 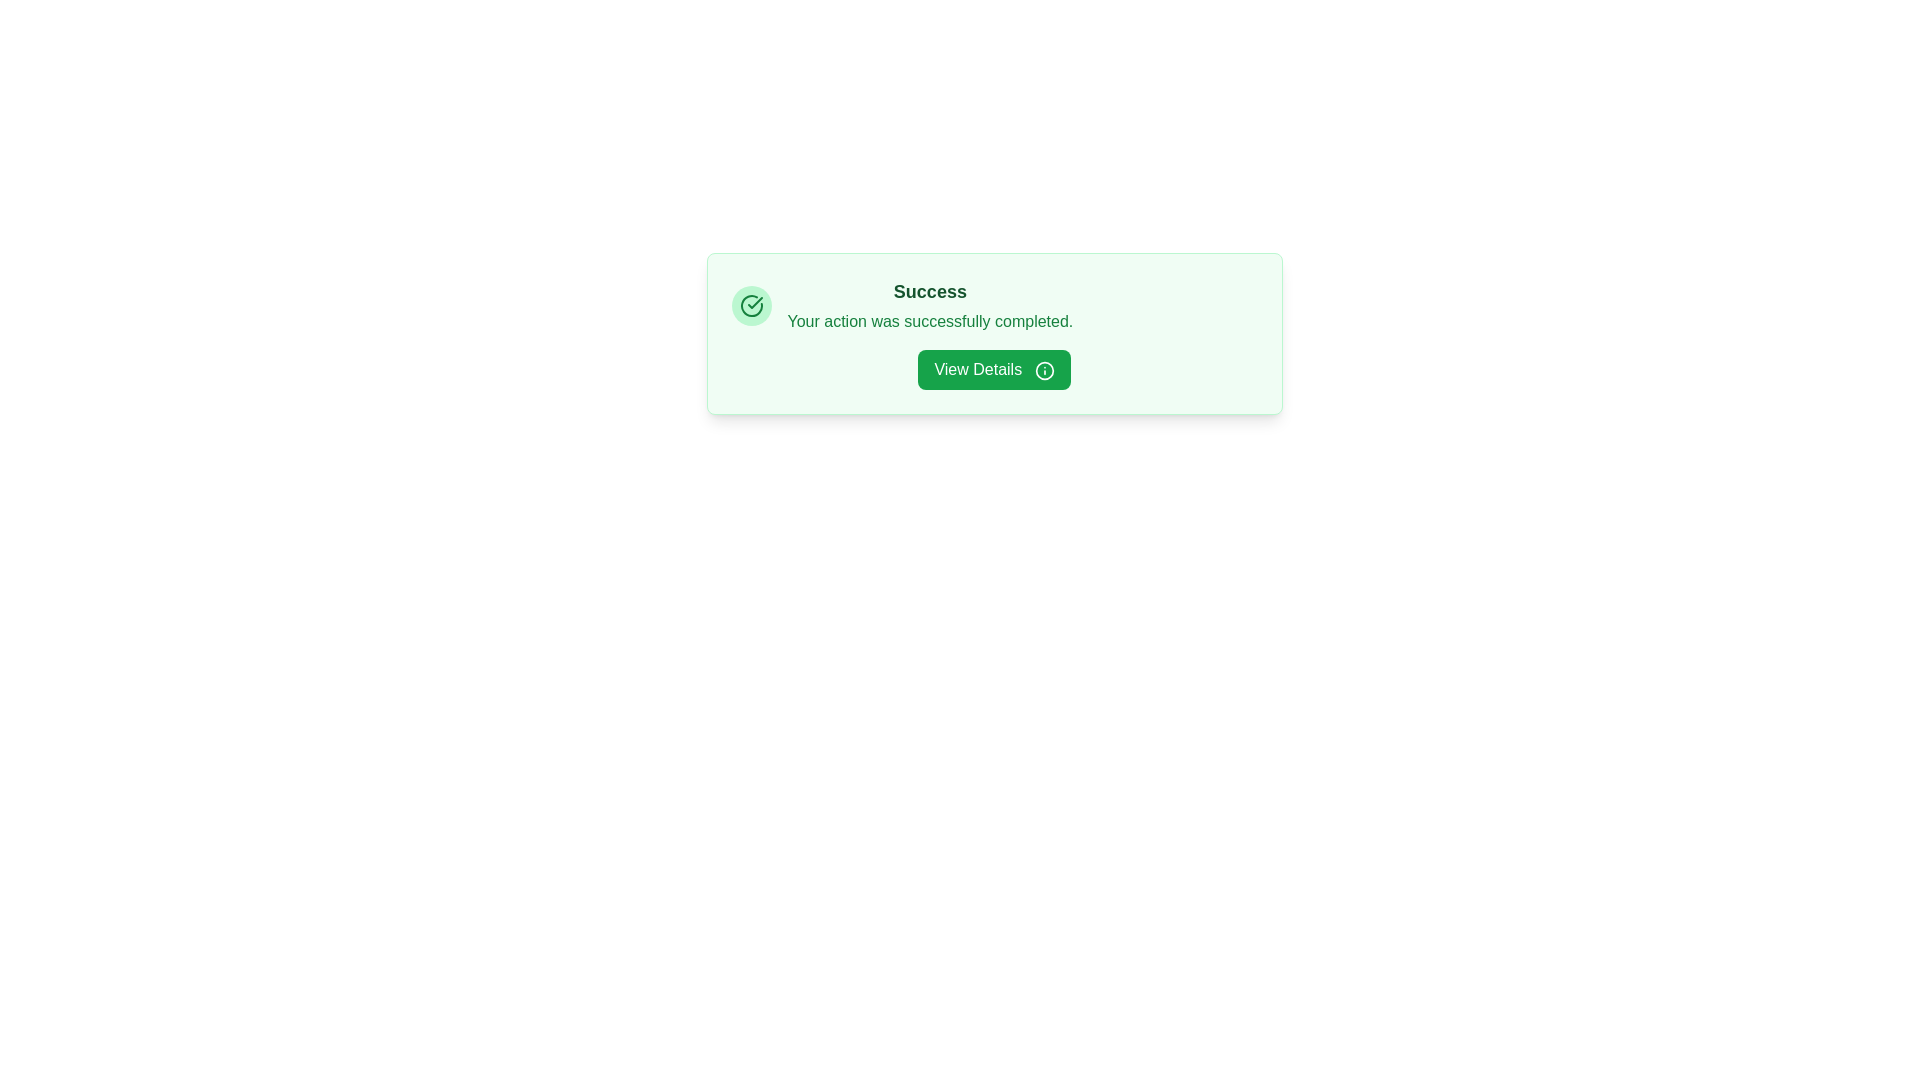 What do you see at coordinates (994, 305) in the screenshot?
I see `the text 'Success Your action was successfully completed.' to highlight it` at bounding box center [994, 305].